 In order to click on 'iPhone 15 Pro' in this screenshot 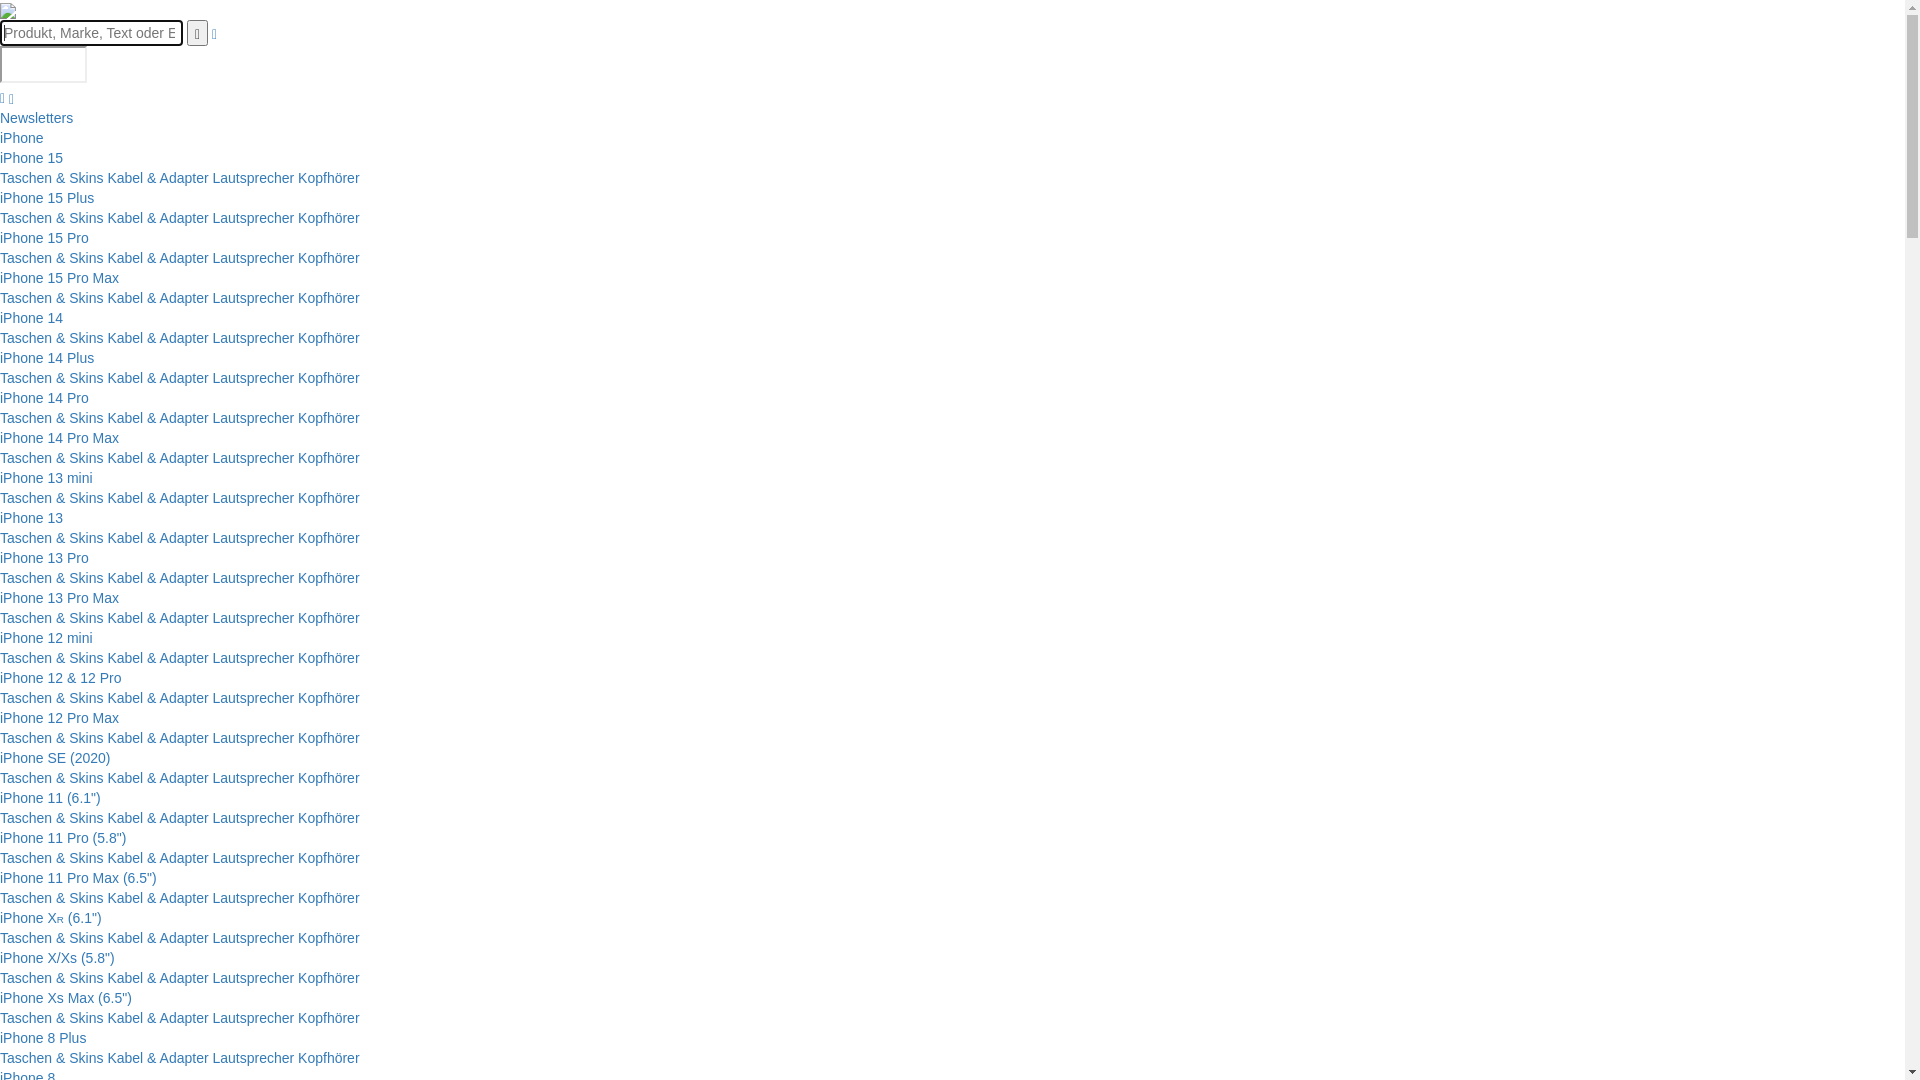, I will do `click(44, 237)`.